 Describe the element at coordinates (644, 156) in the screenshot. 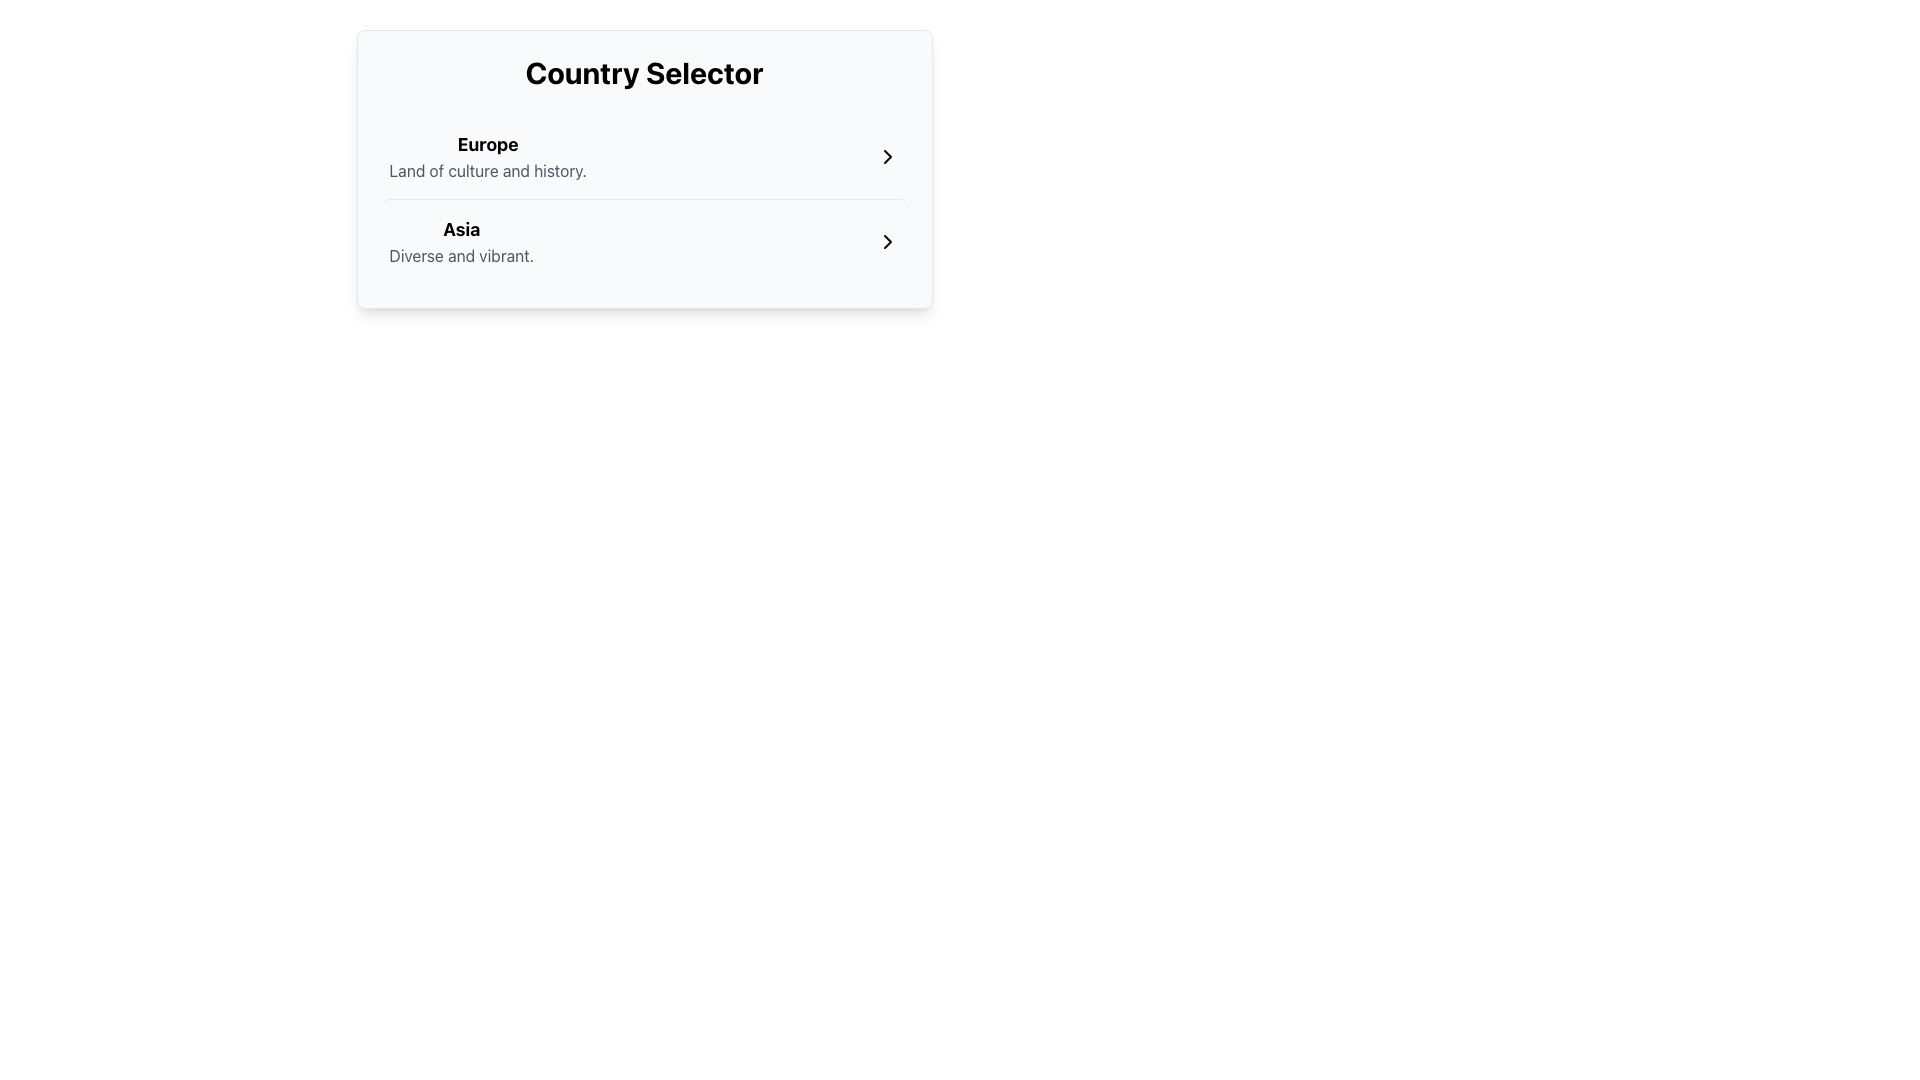

I see `the selectable list item representing the country 'Europe'` at that location.